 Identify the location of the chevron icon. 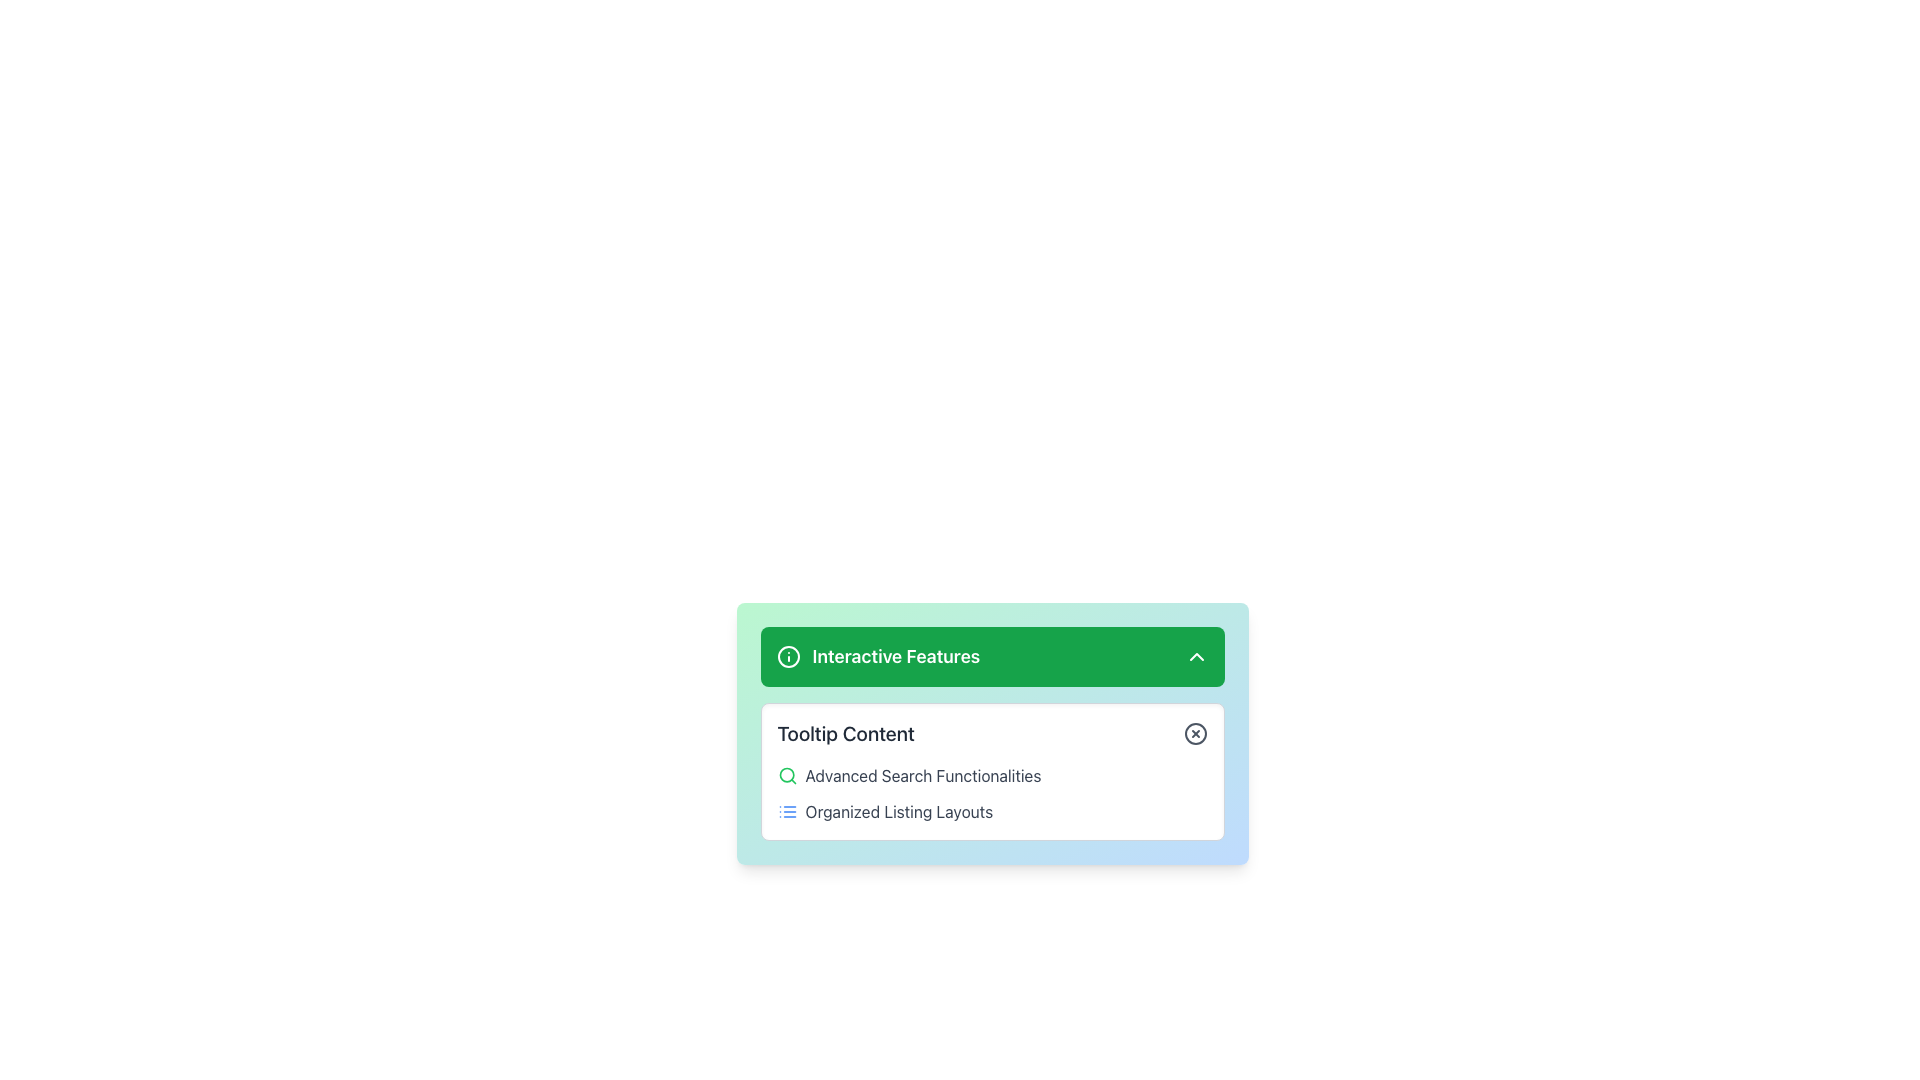
(1196, 656).